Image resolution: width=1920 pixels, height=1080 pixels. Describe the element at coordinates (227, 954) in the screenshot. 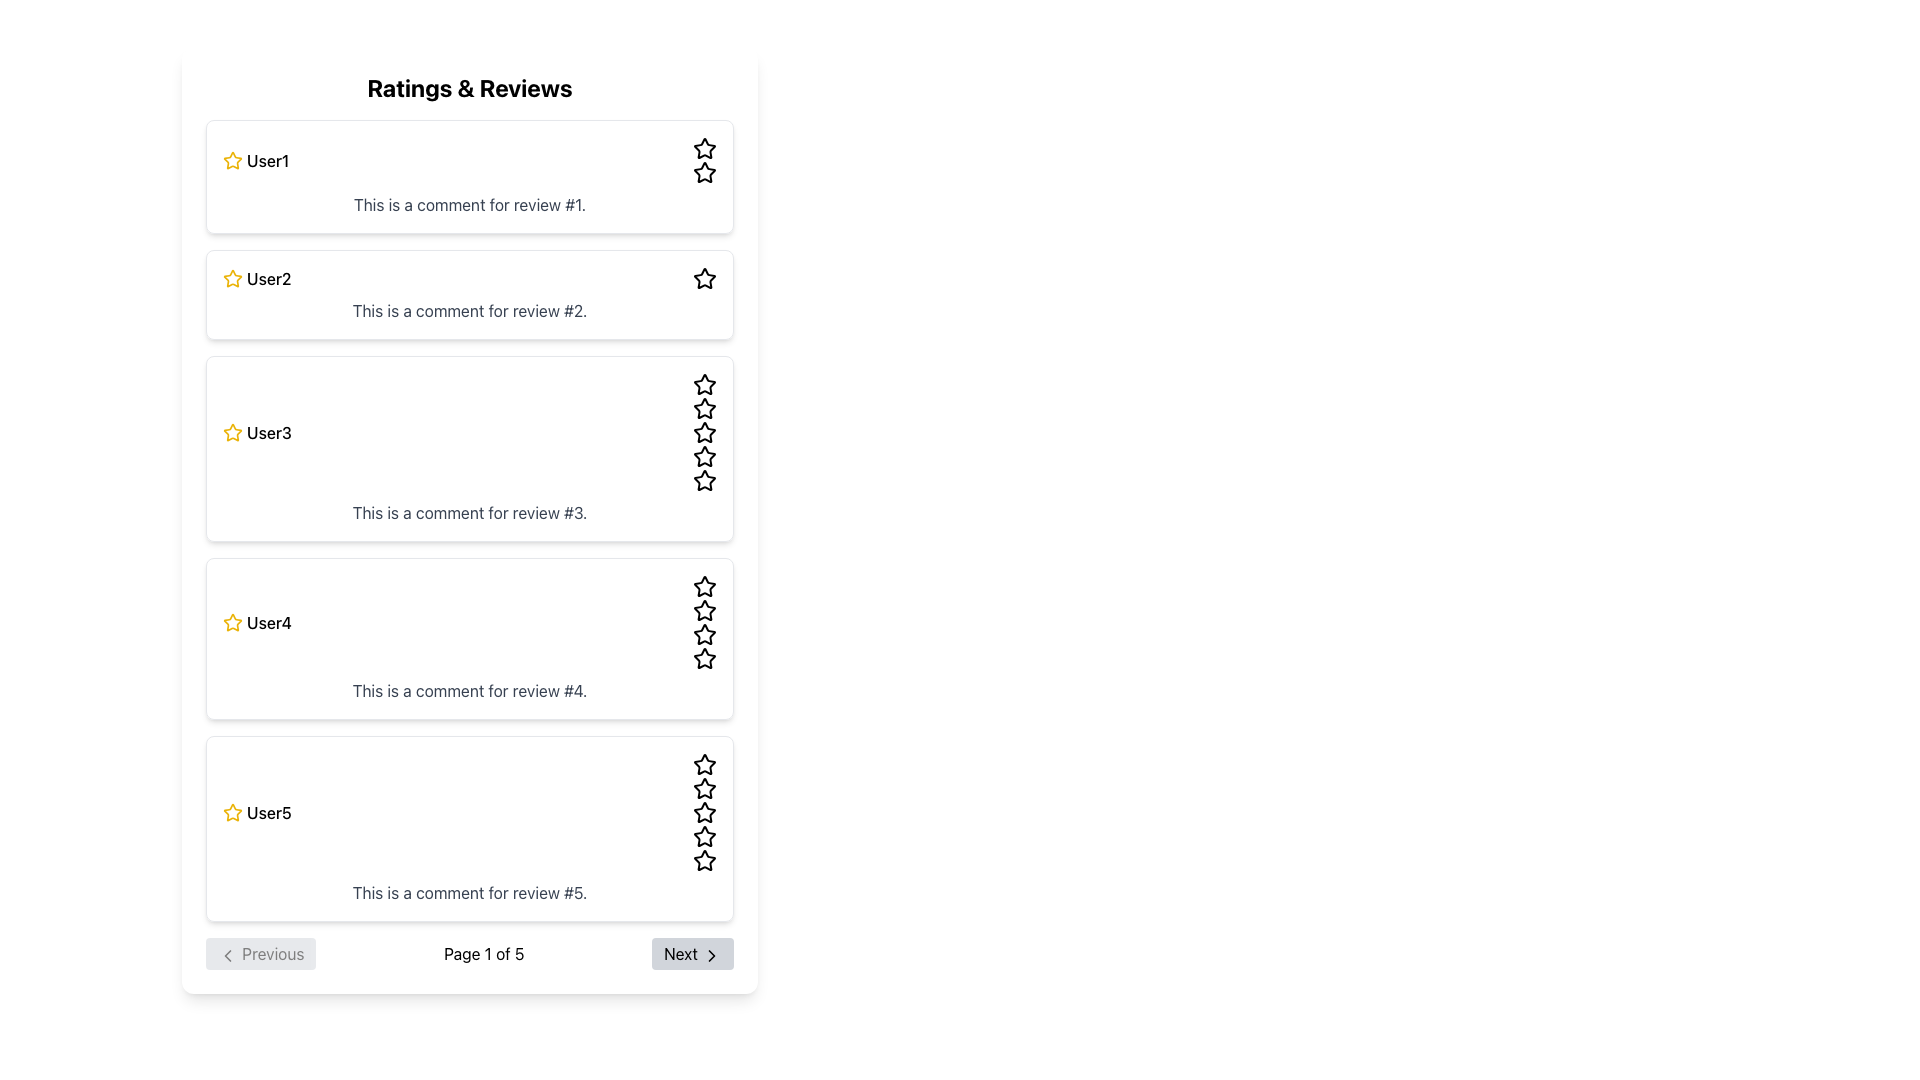

I see `the left-facing arrow icon with a chevron design, located at the center of the left side of the 'Previous' button` at that location.